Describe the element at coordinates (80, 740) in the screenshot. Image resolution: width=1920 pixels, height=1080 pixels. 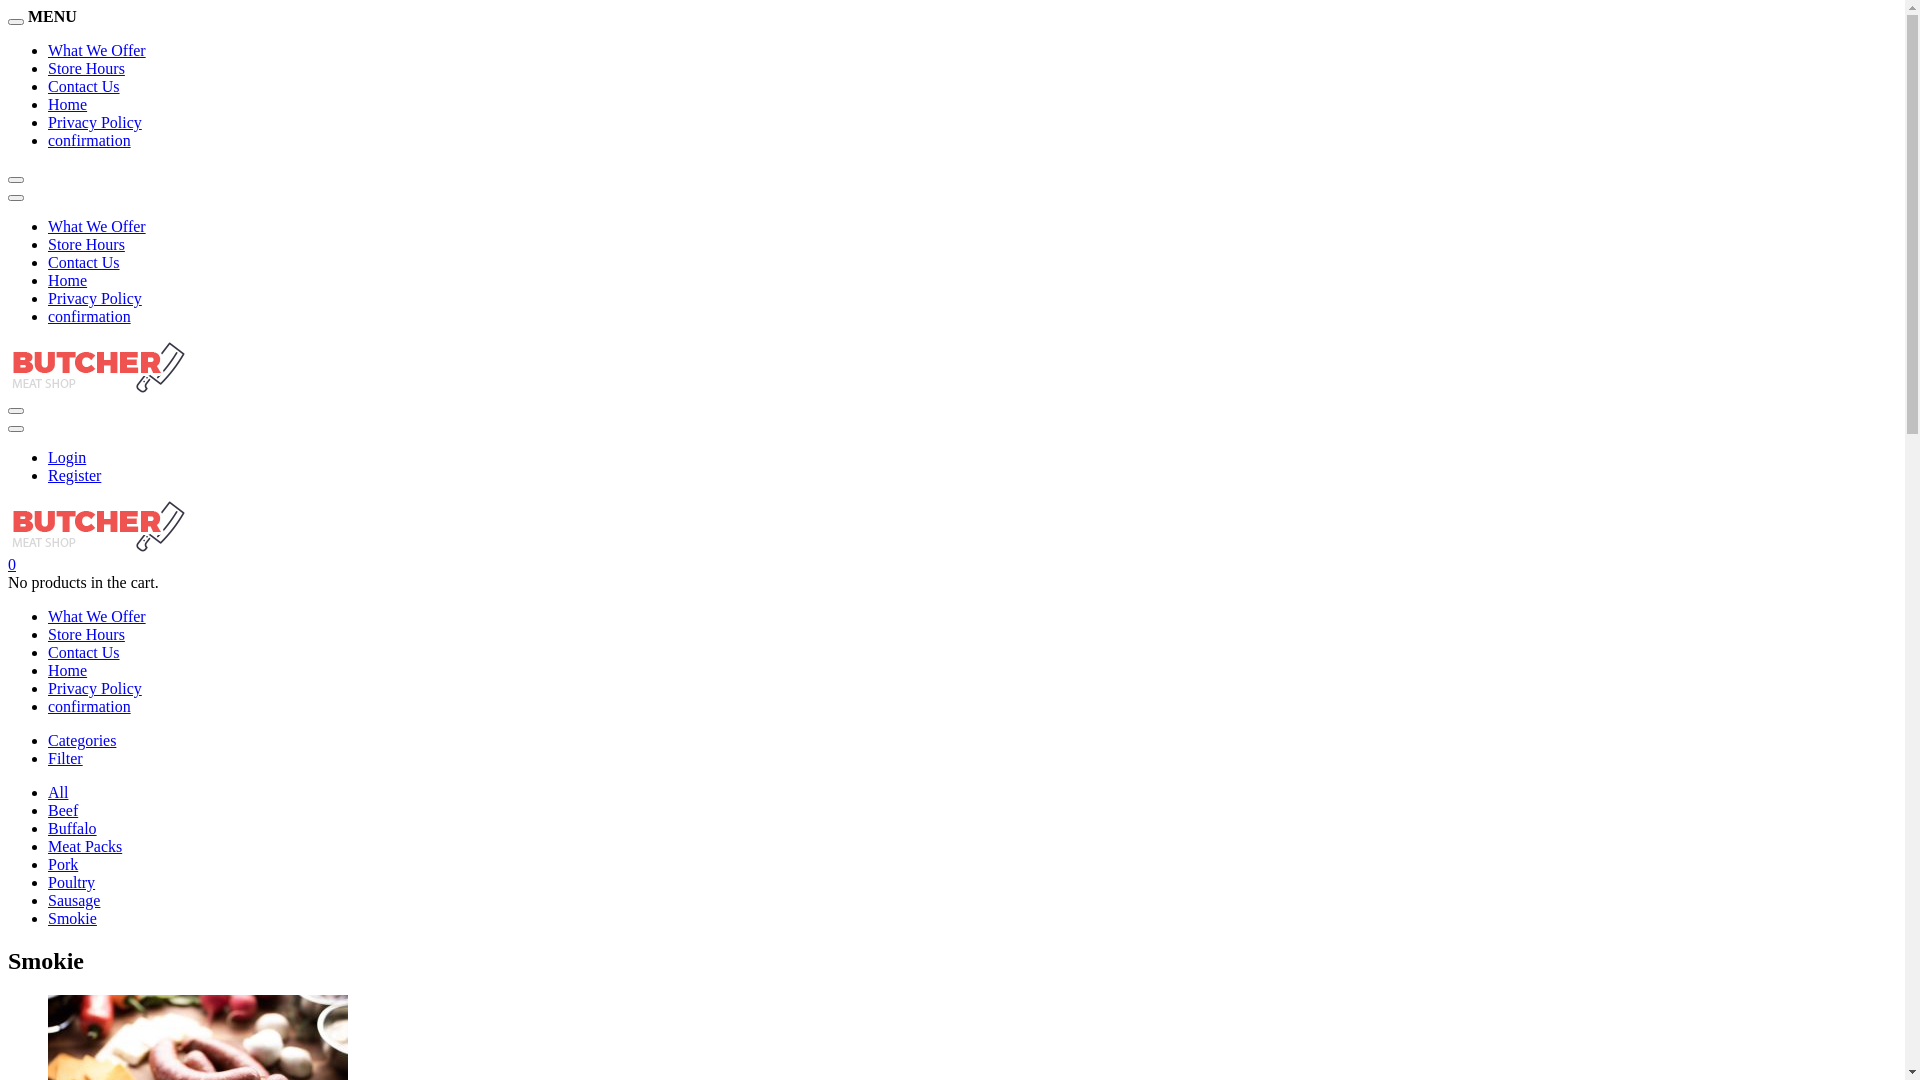
I see `'Categories'` at that location.